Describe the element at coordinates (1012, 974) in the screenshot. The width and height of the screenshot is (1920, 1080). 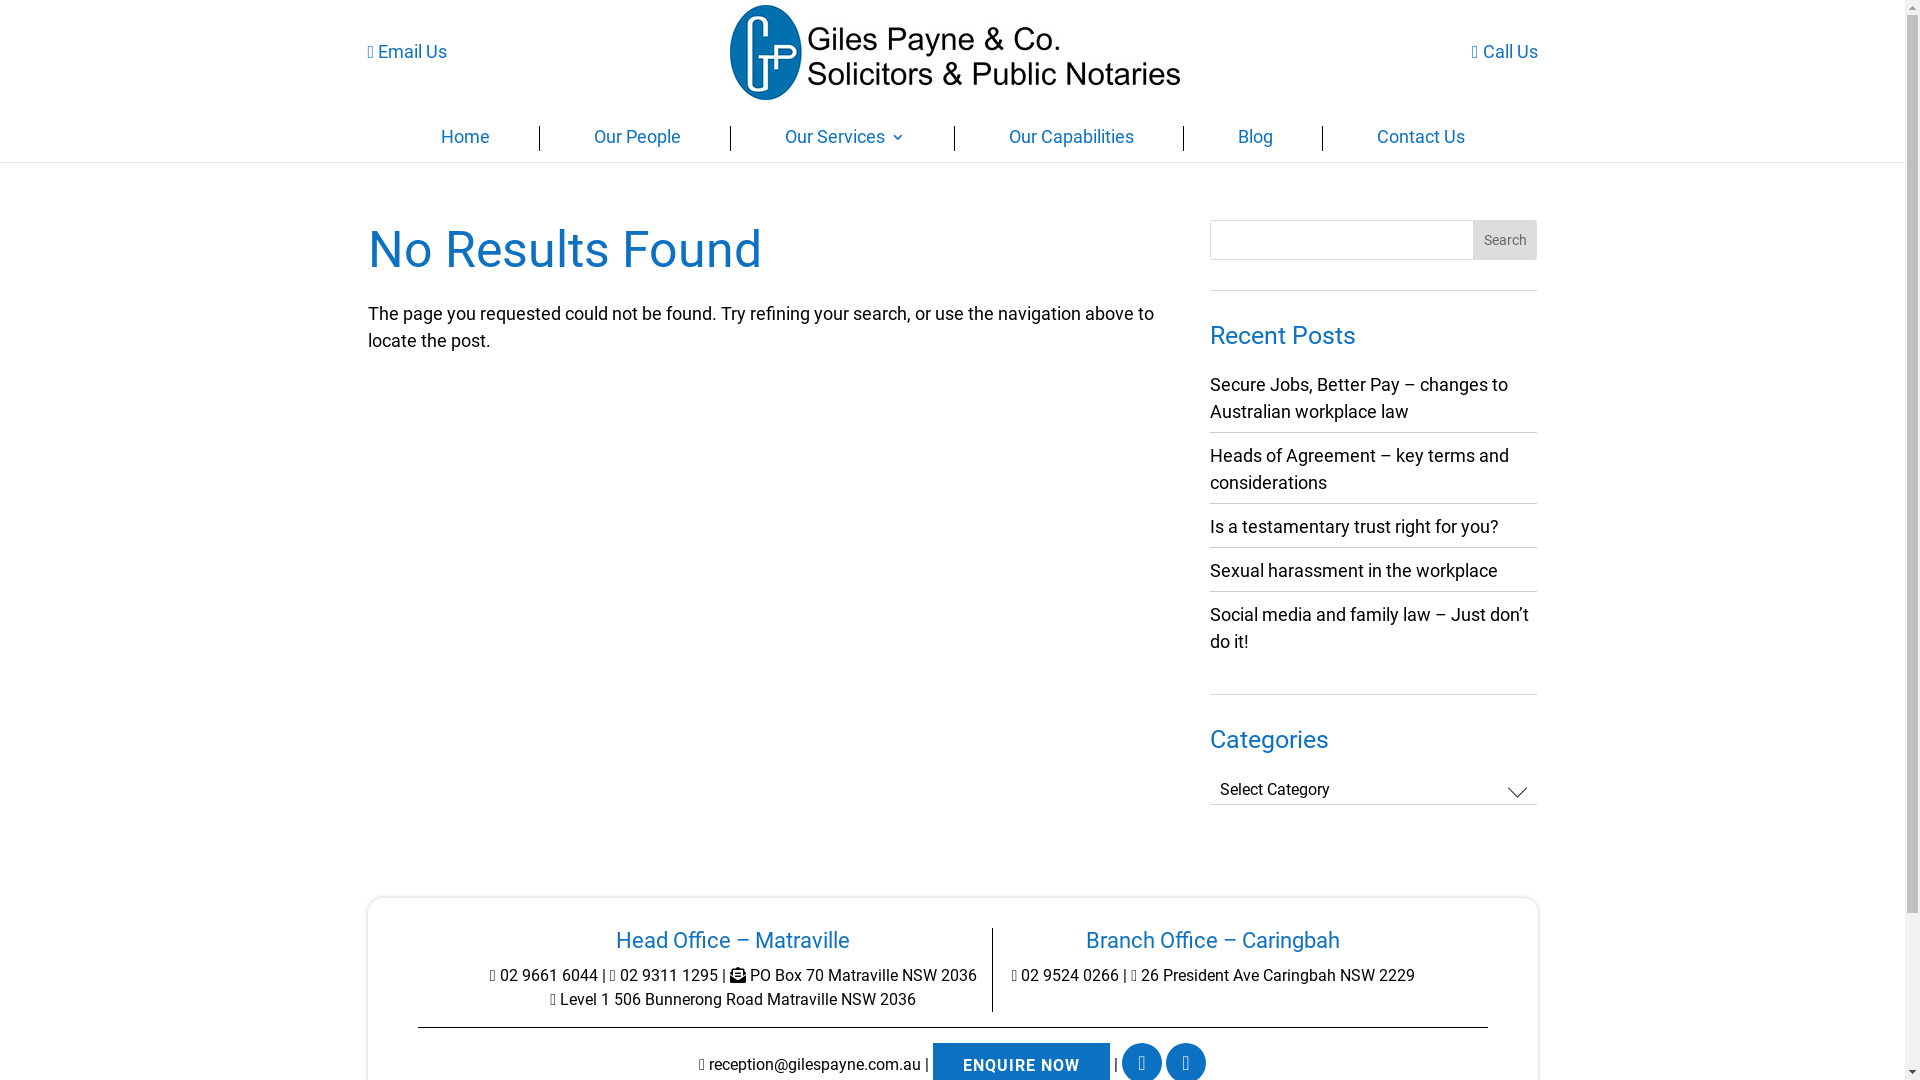
I see `'02 9524 0266'` at that location.